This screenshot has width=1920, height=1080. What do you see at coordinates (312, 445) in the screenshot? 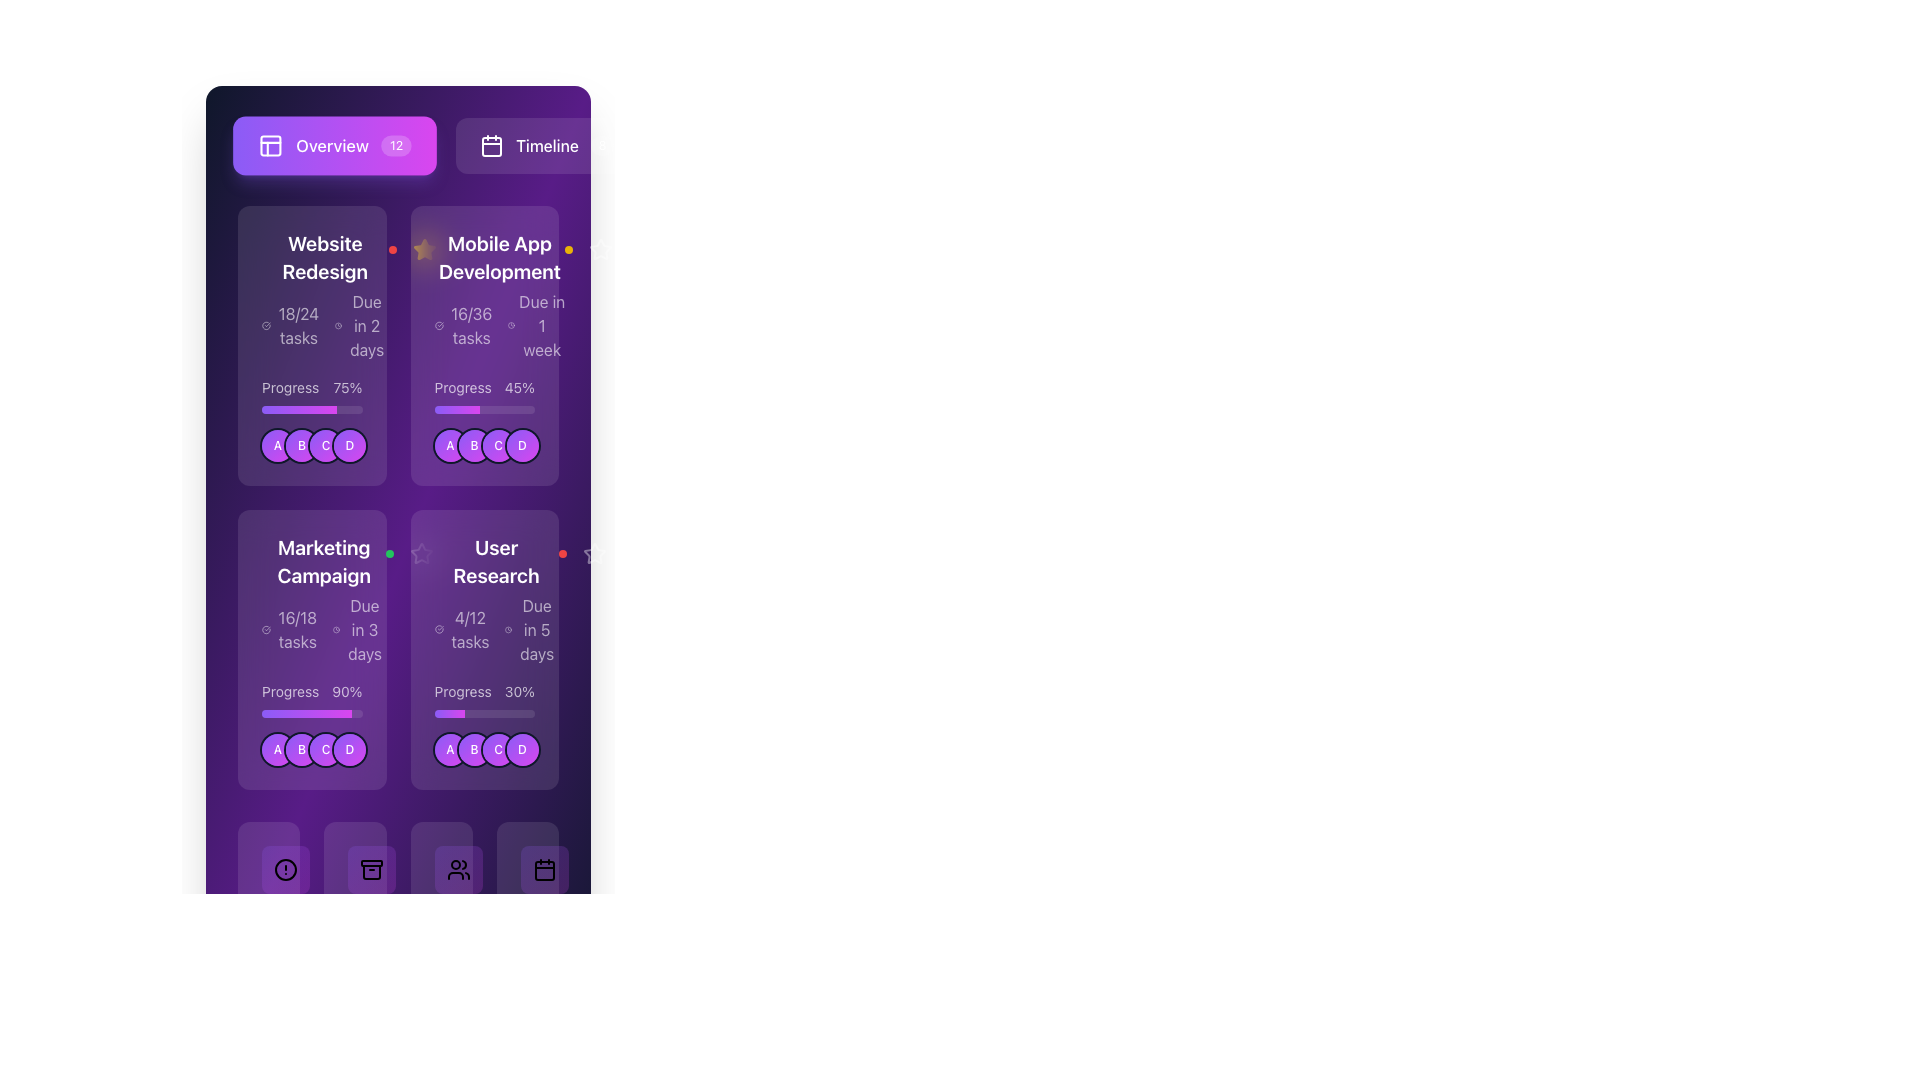
I see `the displayed content of the circular badges with text labels located in the first card of the second row, below the progress bar` at bounding box center [312, 445].